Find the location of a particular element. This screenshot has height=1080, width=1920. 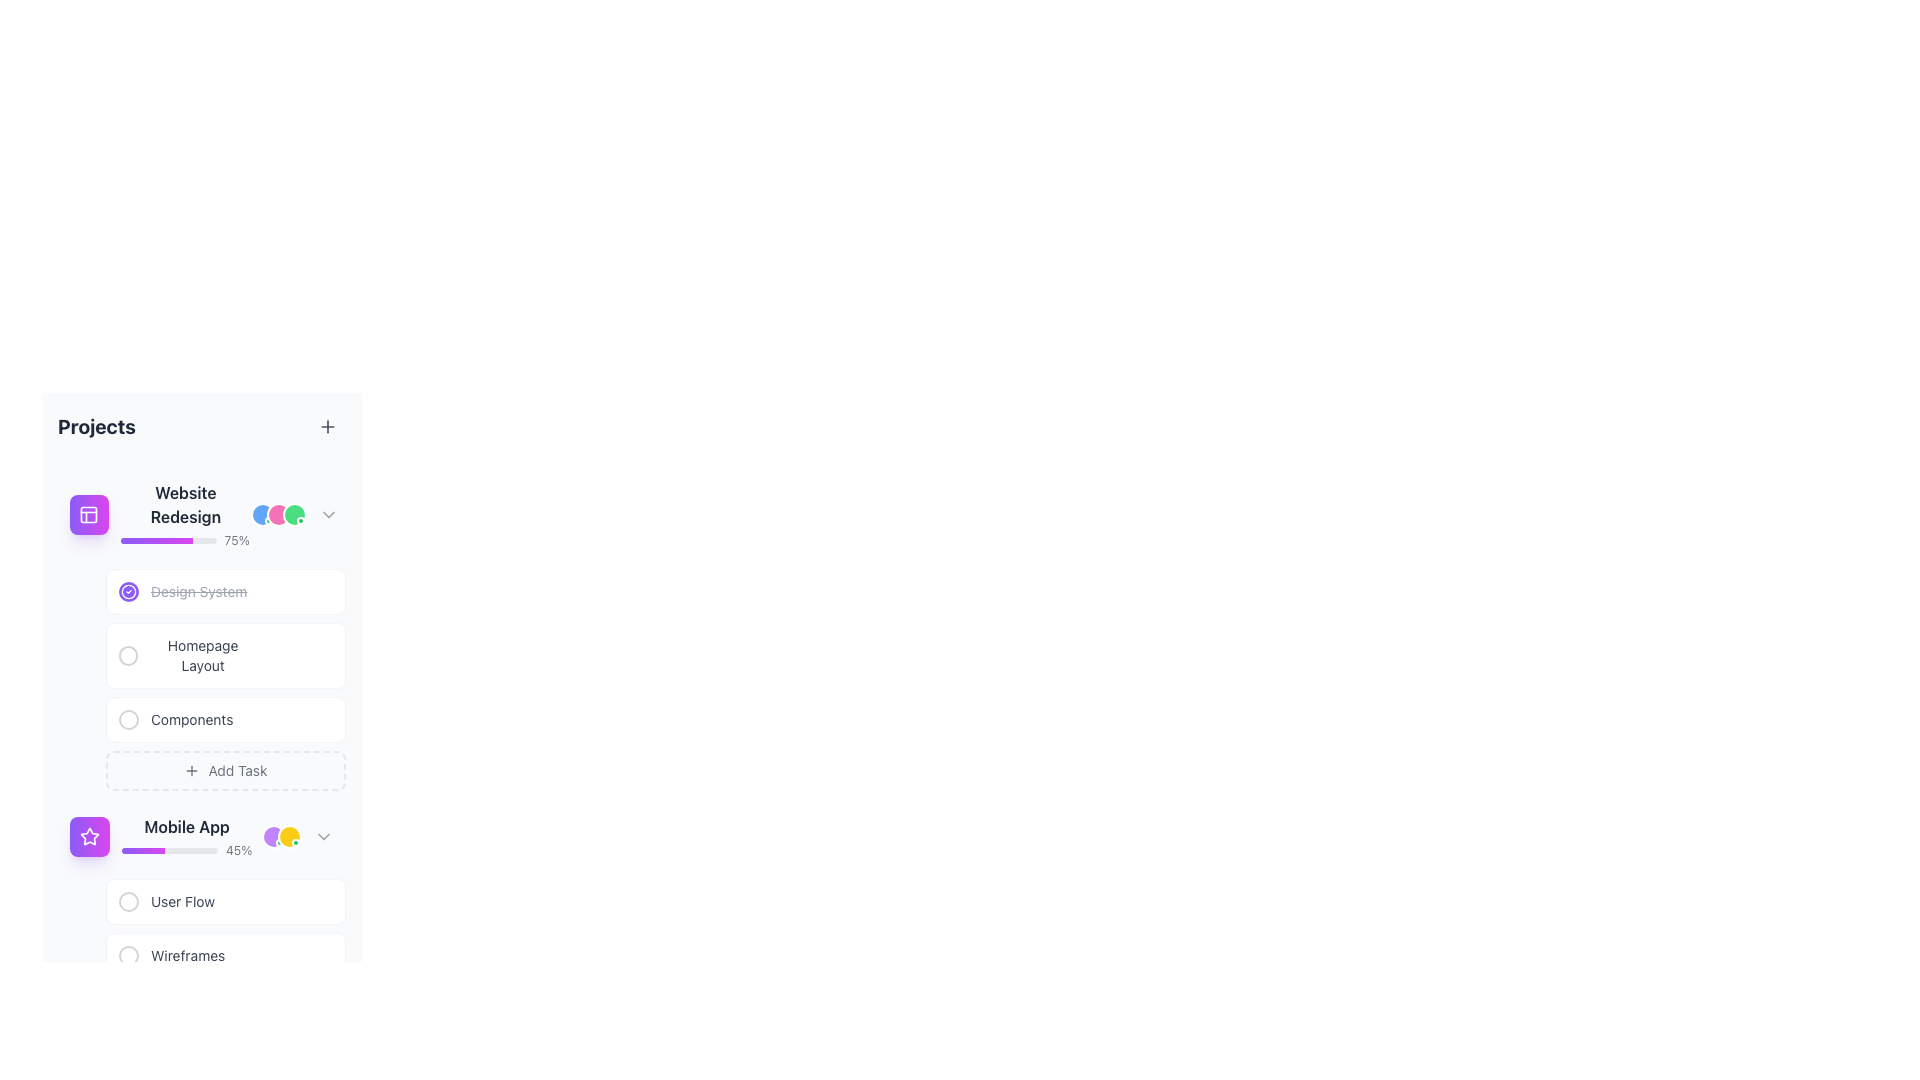

the 'Homepage Layout' task item in the project management sidebar is located at coordinates (225, 655).